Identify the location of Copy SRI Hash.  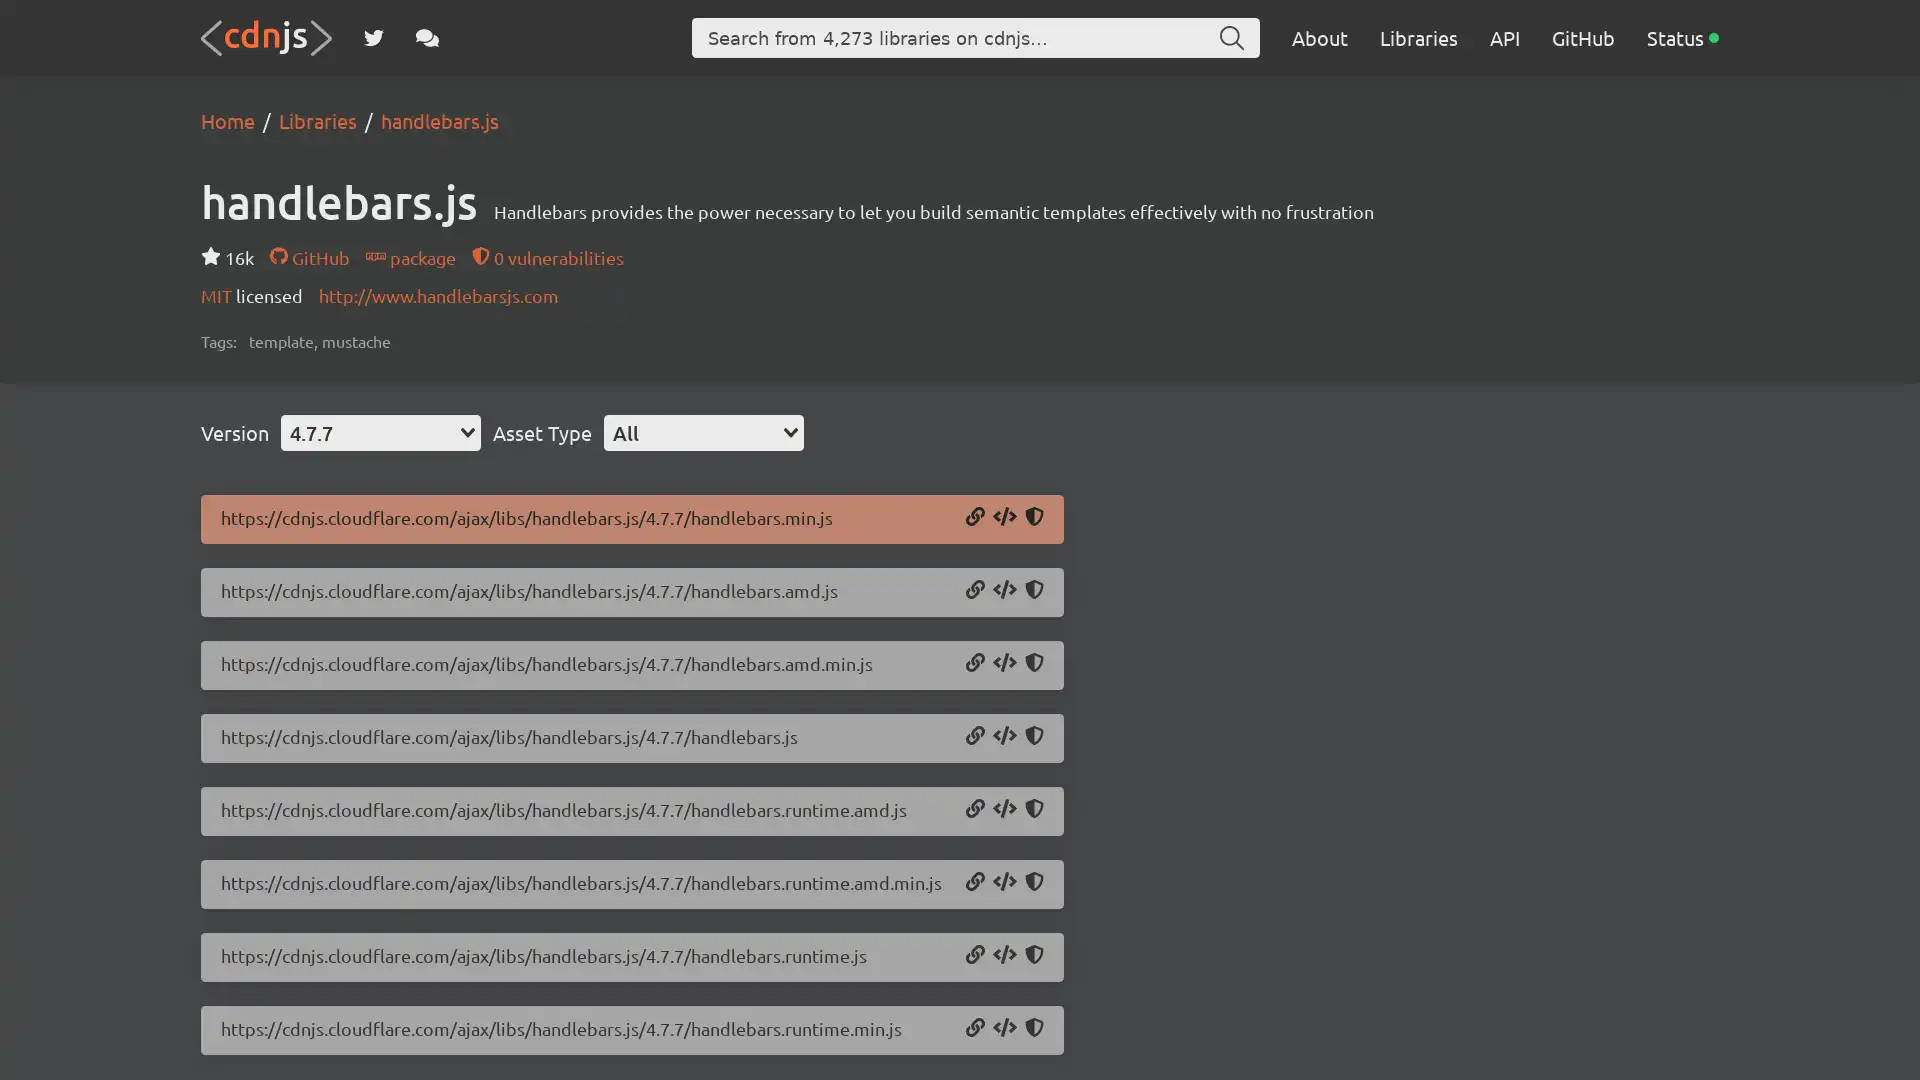
(1034, 517).